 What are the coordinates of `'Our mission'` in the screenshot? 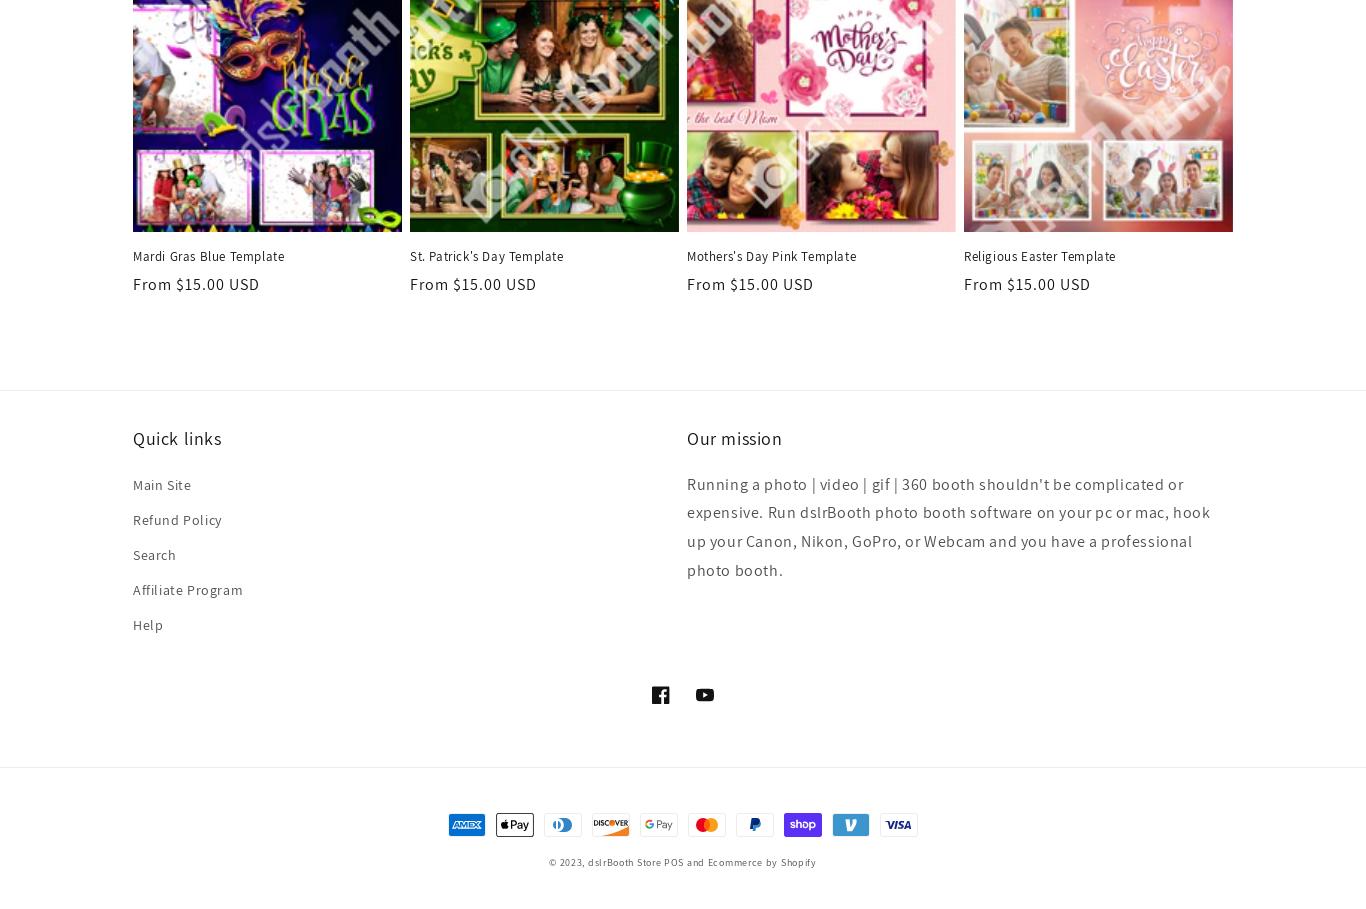 It's located at (734, 437).